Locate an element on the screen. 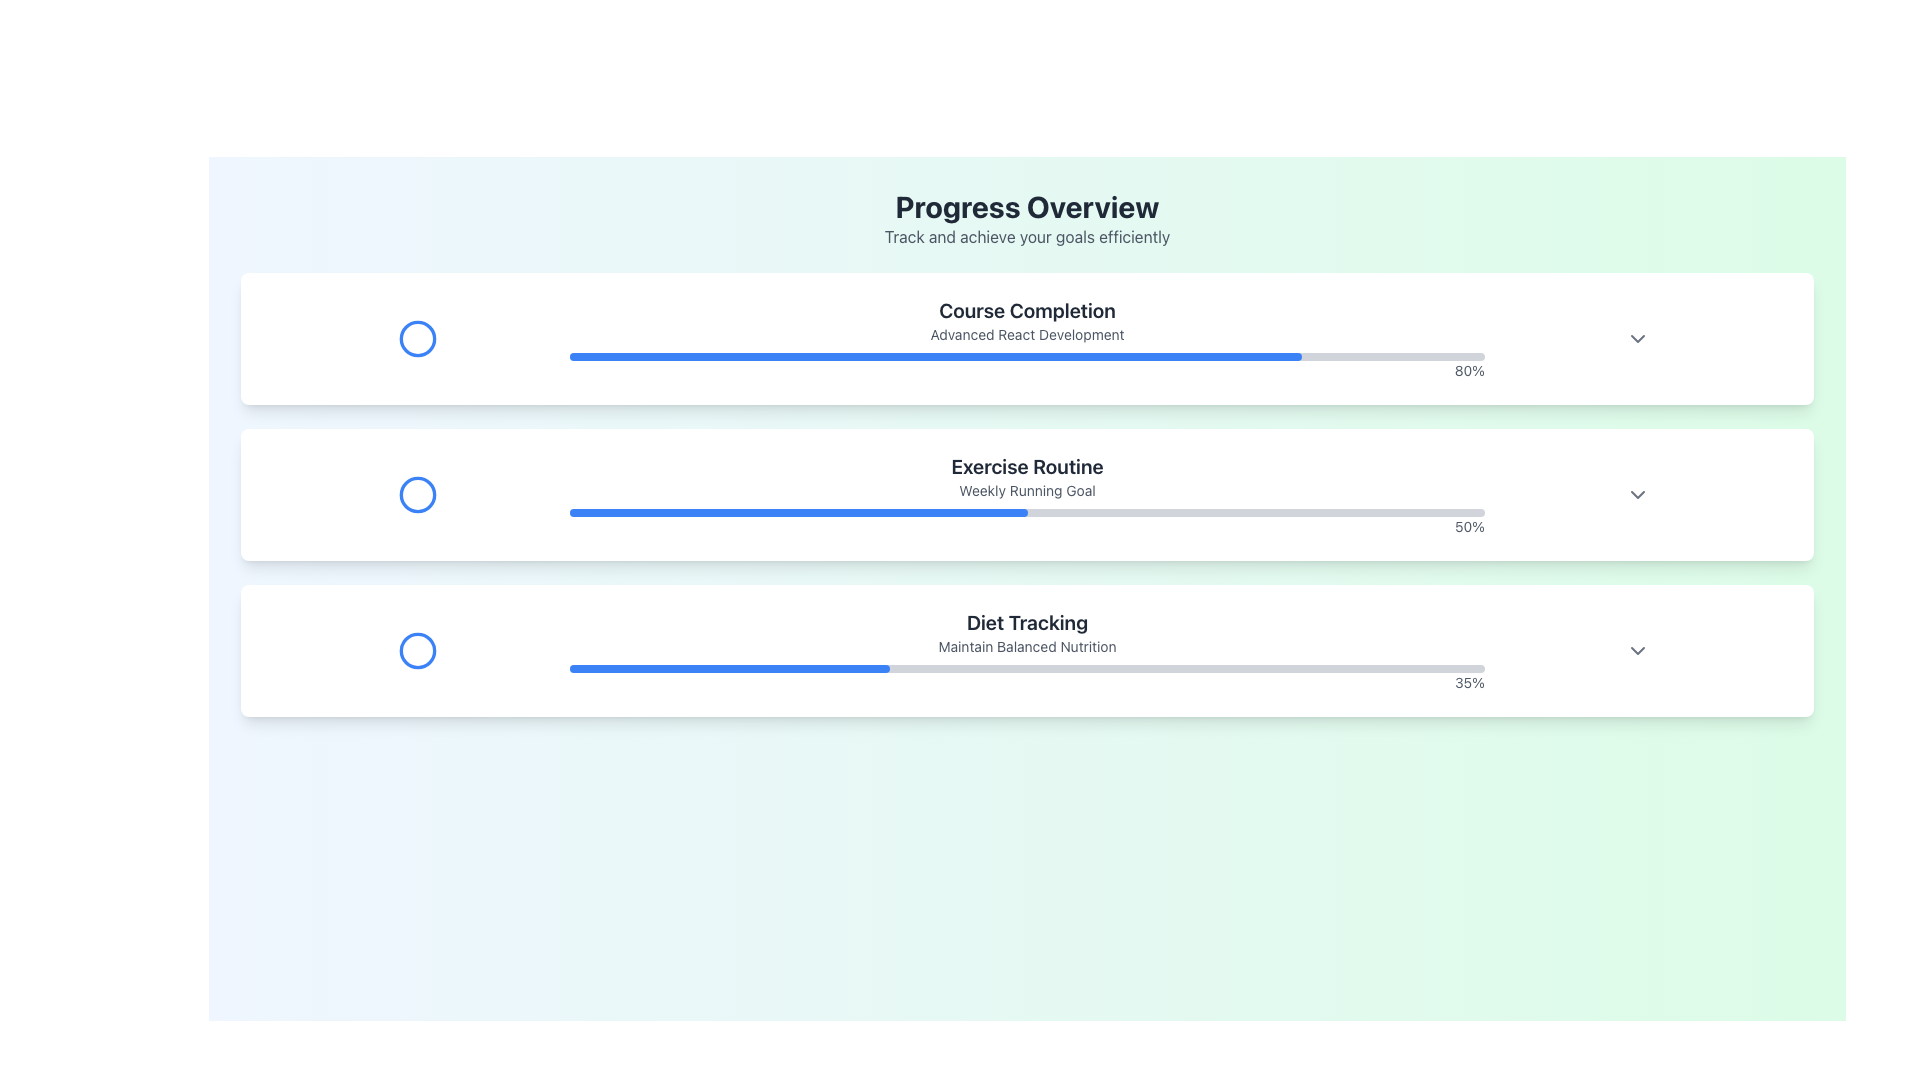  the gray downward-pointing chevron icon located near the right edge of the 'Course Completion' progress bar section is located at coordinates (1637, 338).